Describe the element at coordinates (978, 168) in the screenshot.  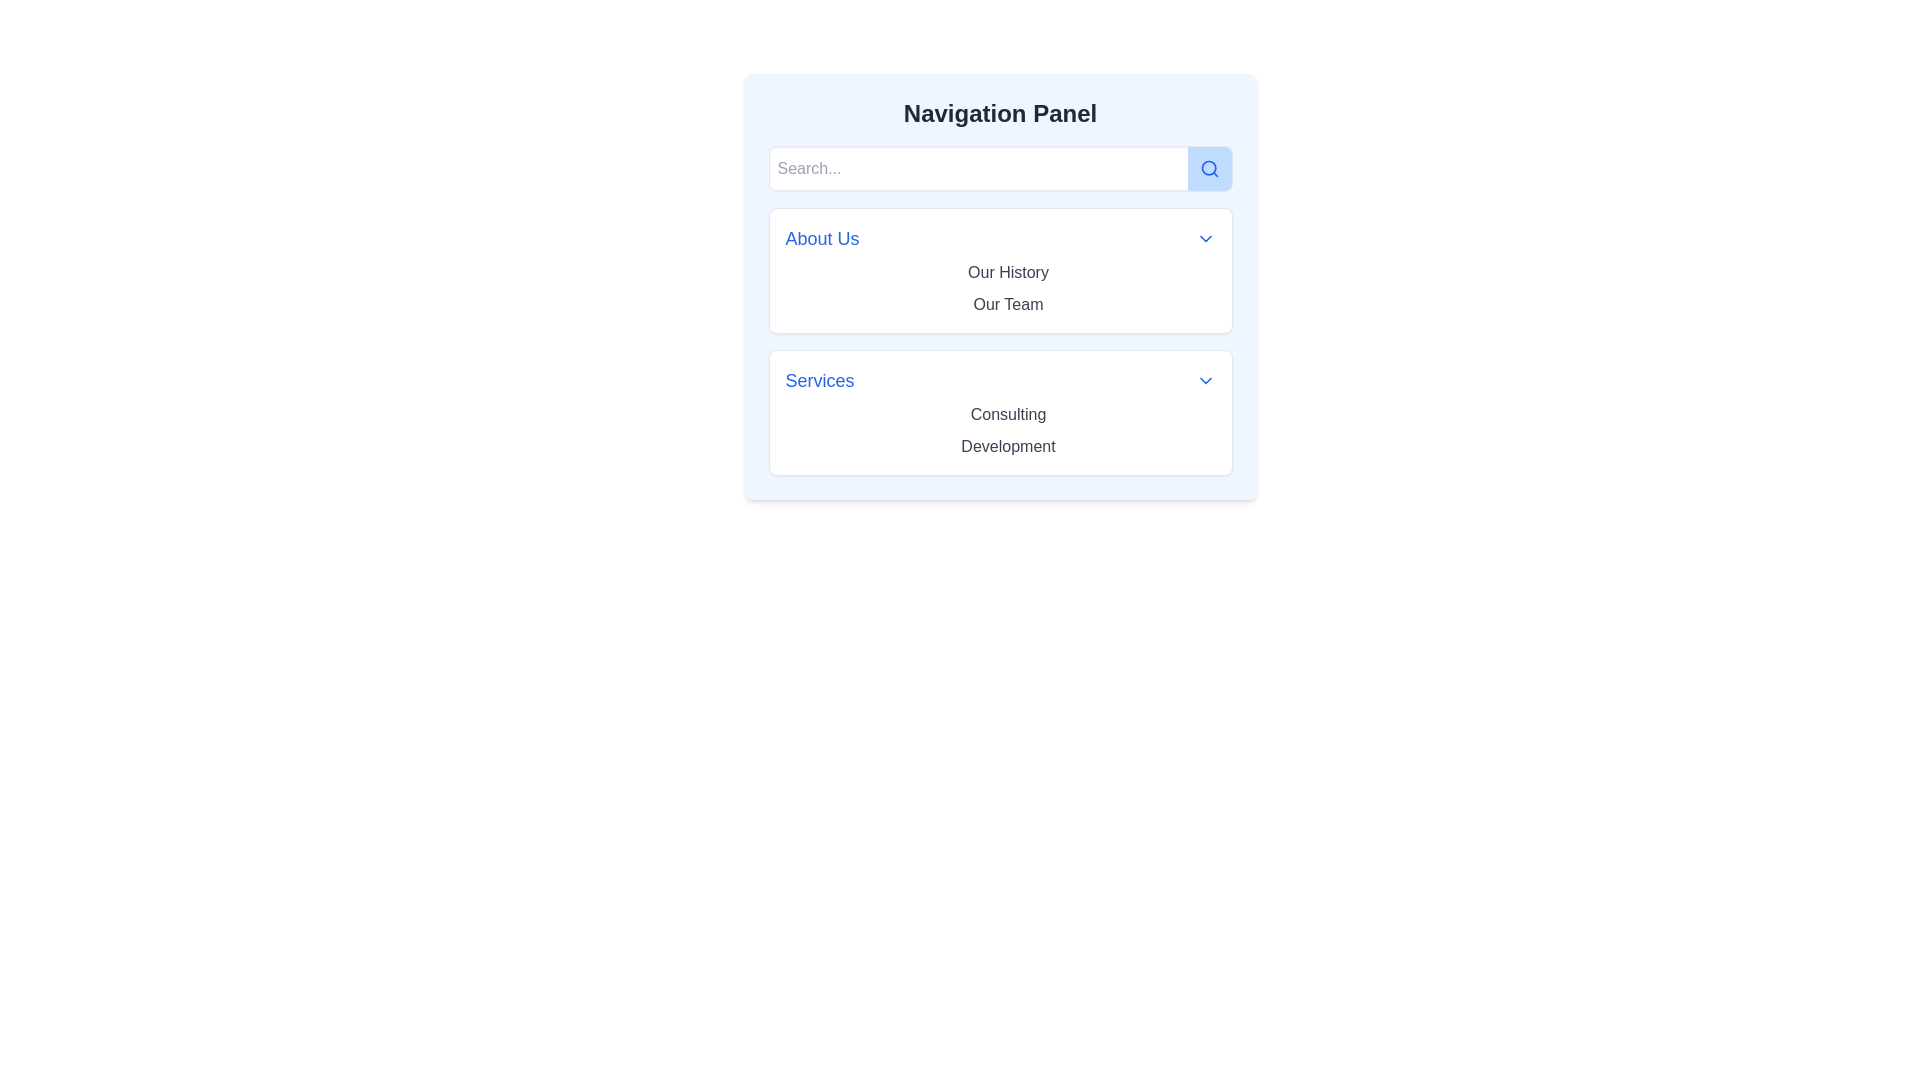
I see `the text input field located under the 'Navigation Panel' label to activate it for typing search queries` at that location.